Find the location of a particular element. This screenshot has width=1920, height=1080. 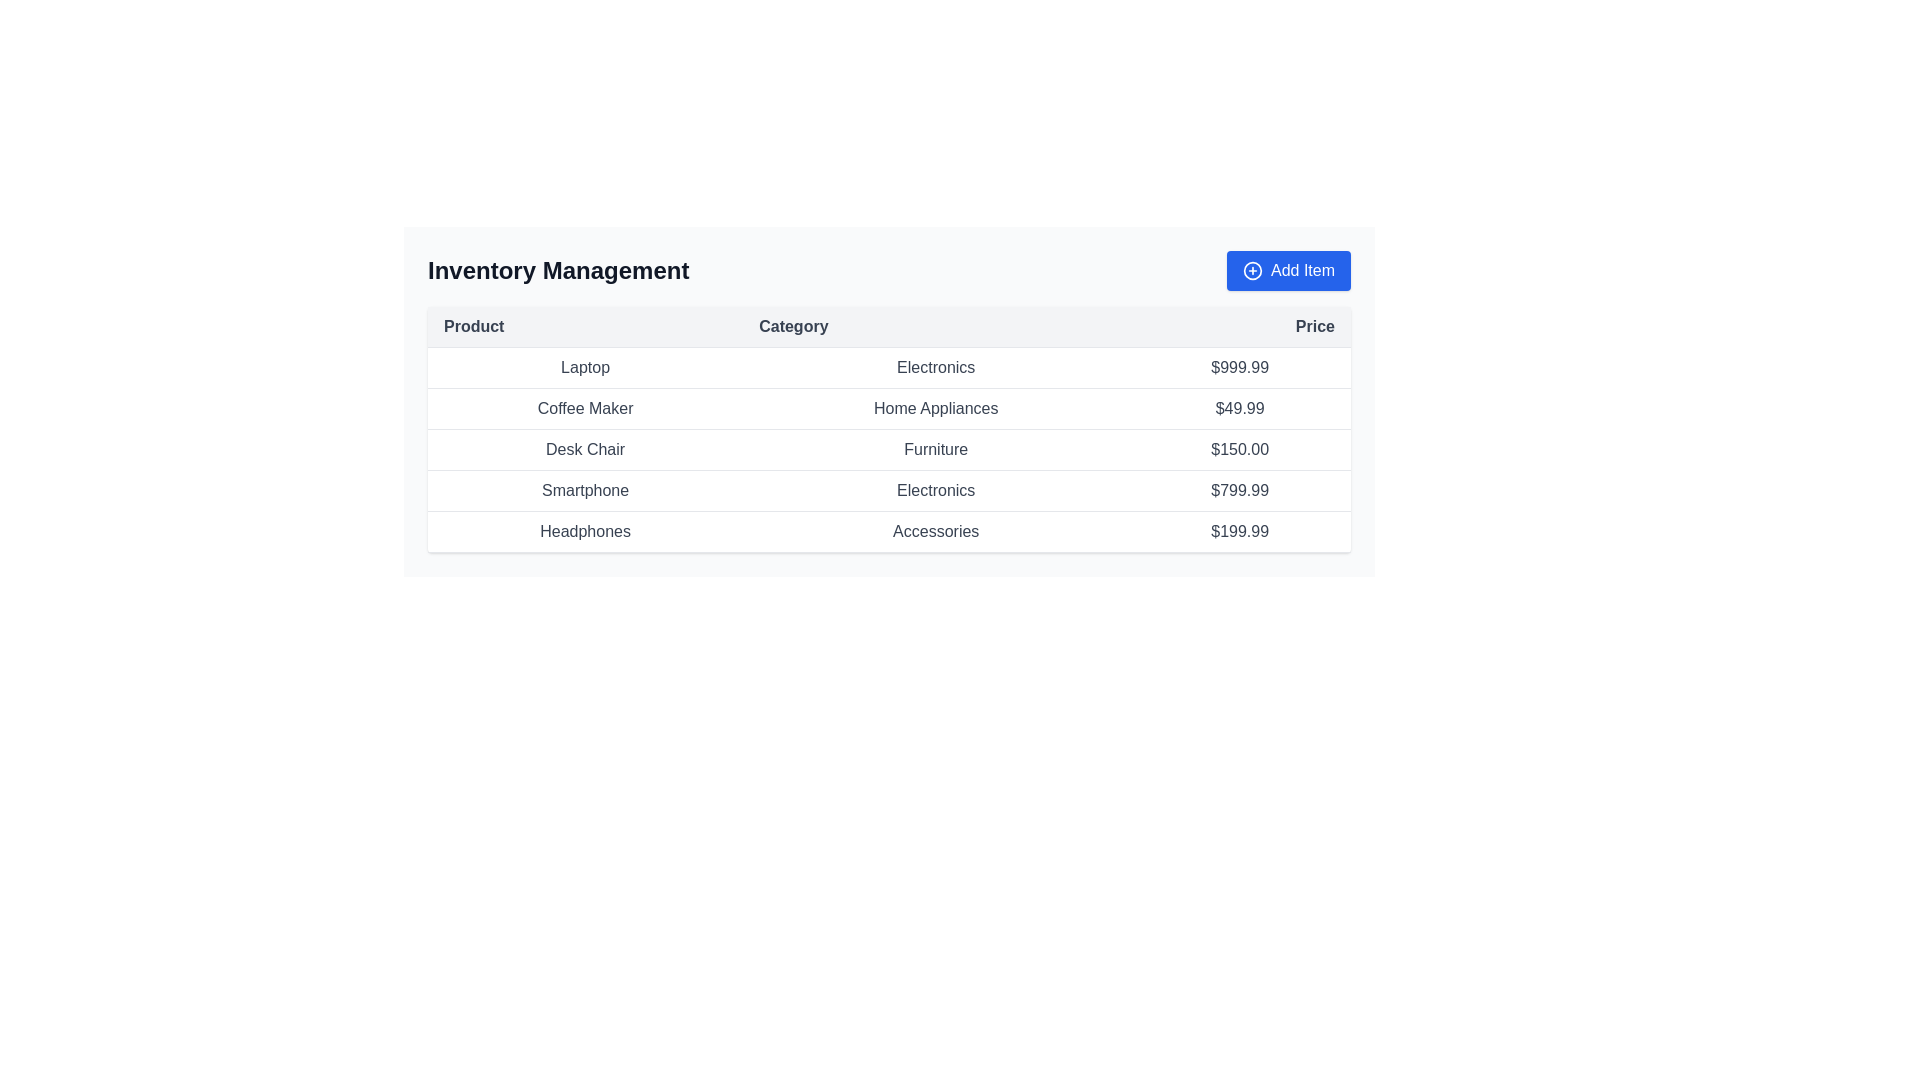

the plus sign icon located at the left end of the 'Add Item' button in the top-right corner of the interface is located at coordinates (1251, 270).